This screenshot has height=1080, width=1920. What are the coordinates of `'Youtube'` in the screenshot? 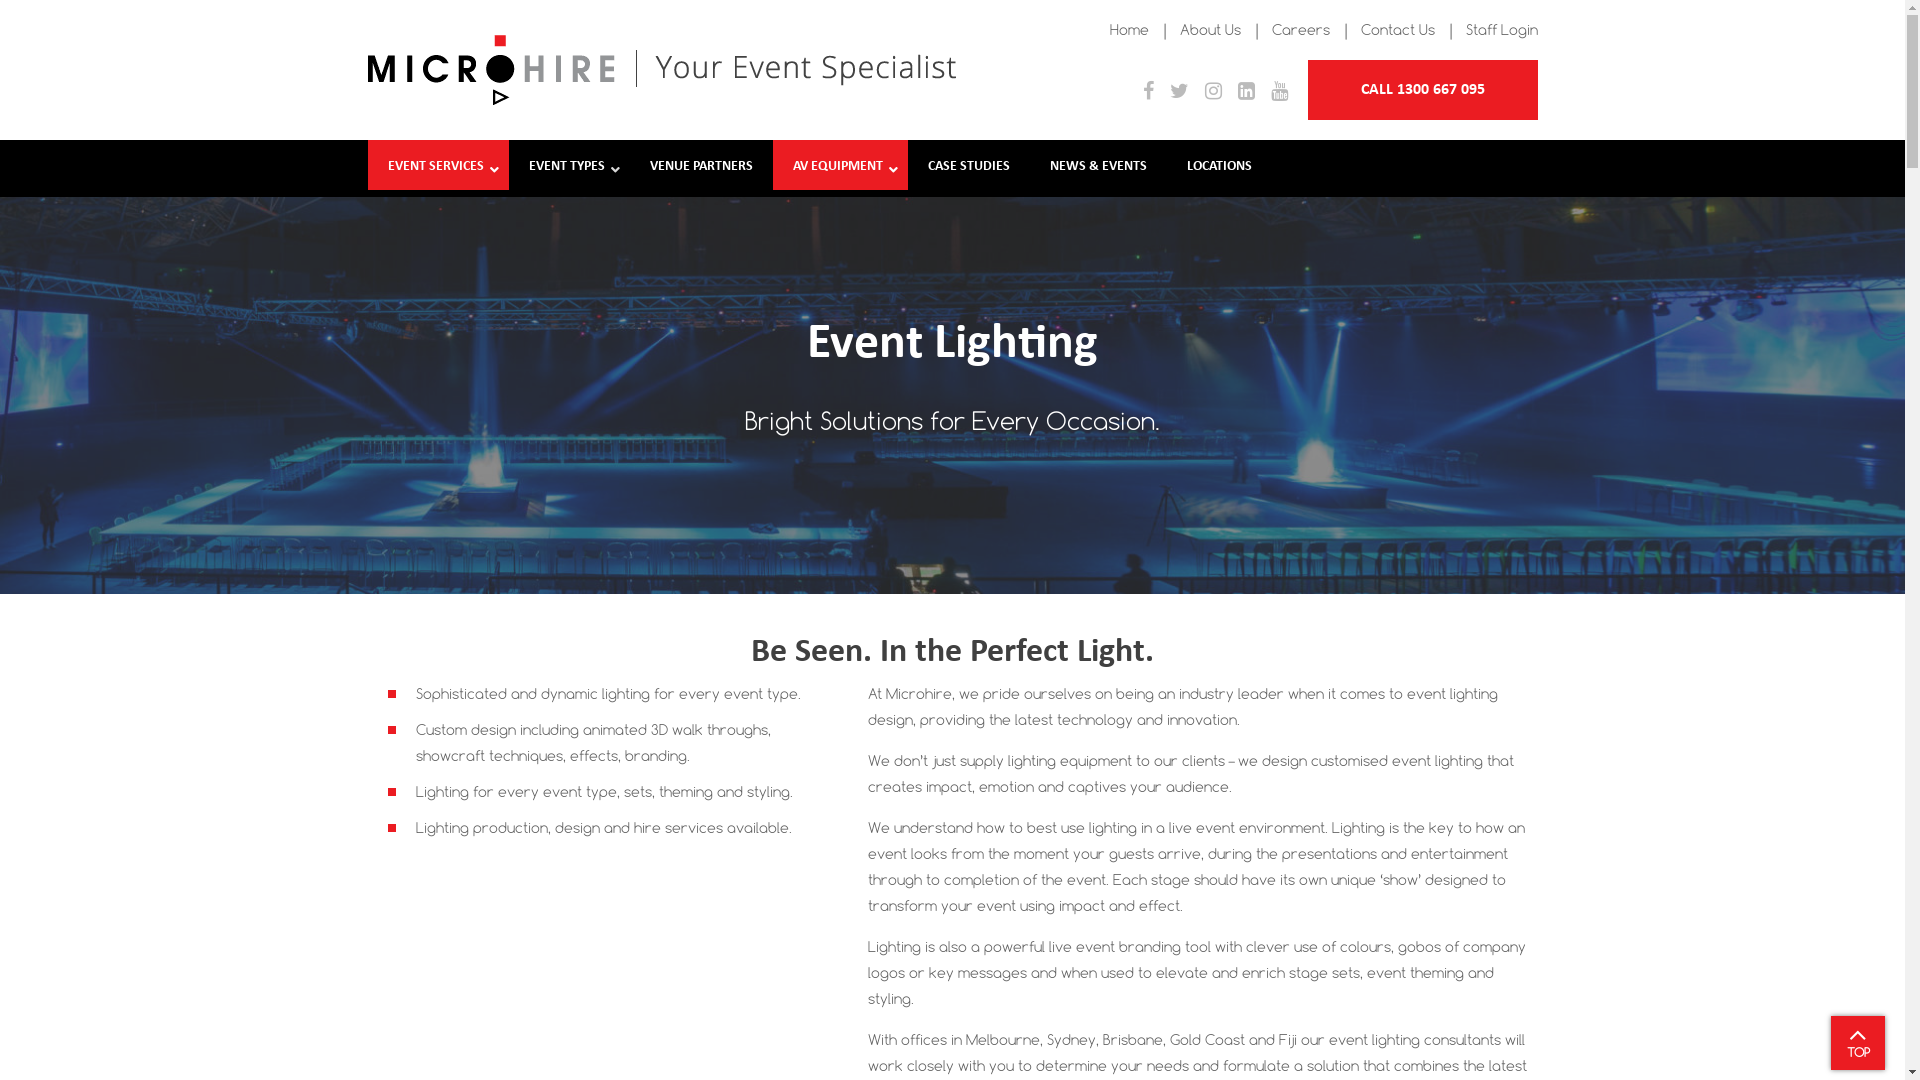 It's located at (1277, 92).